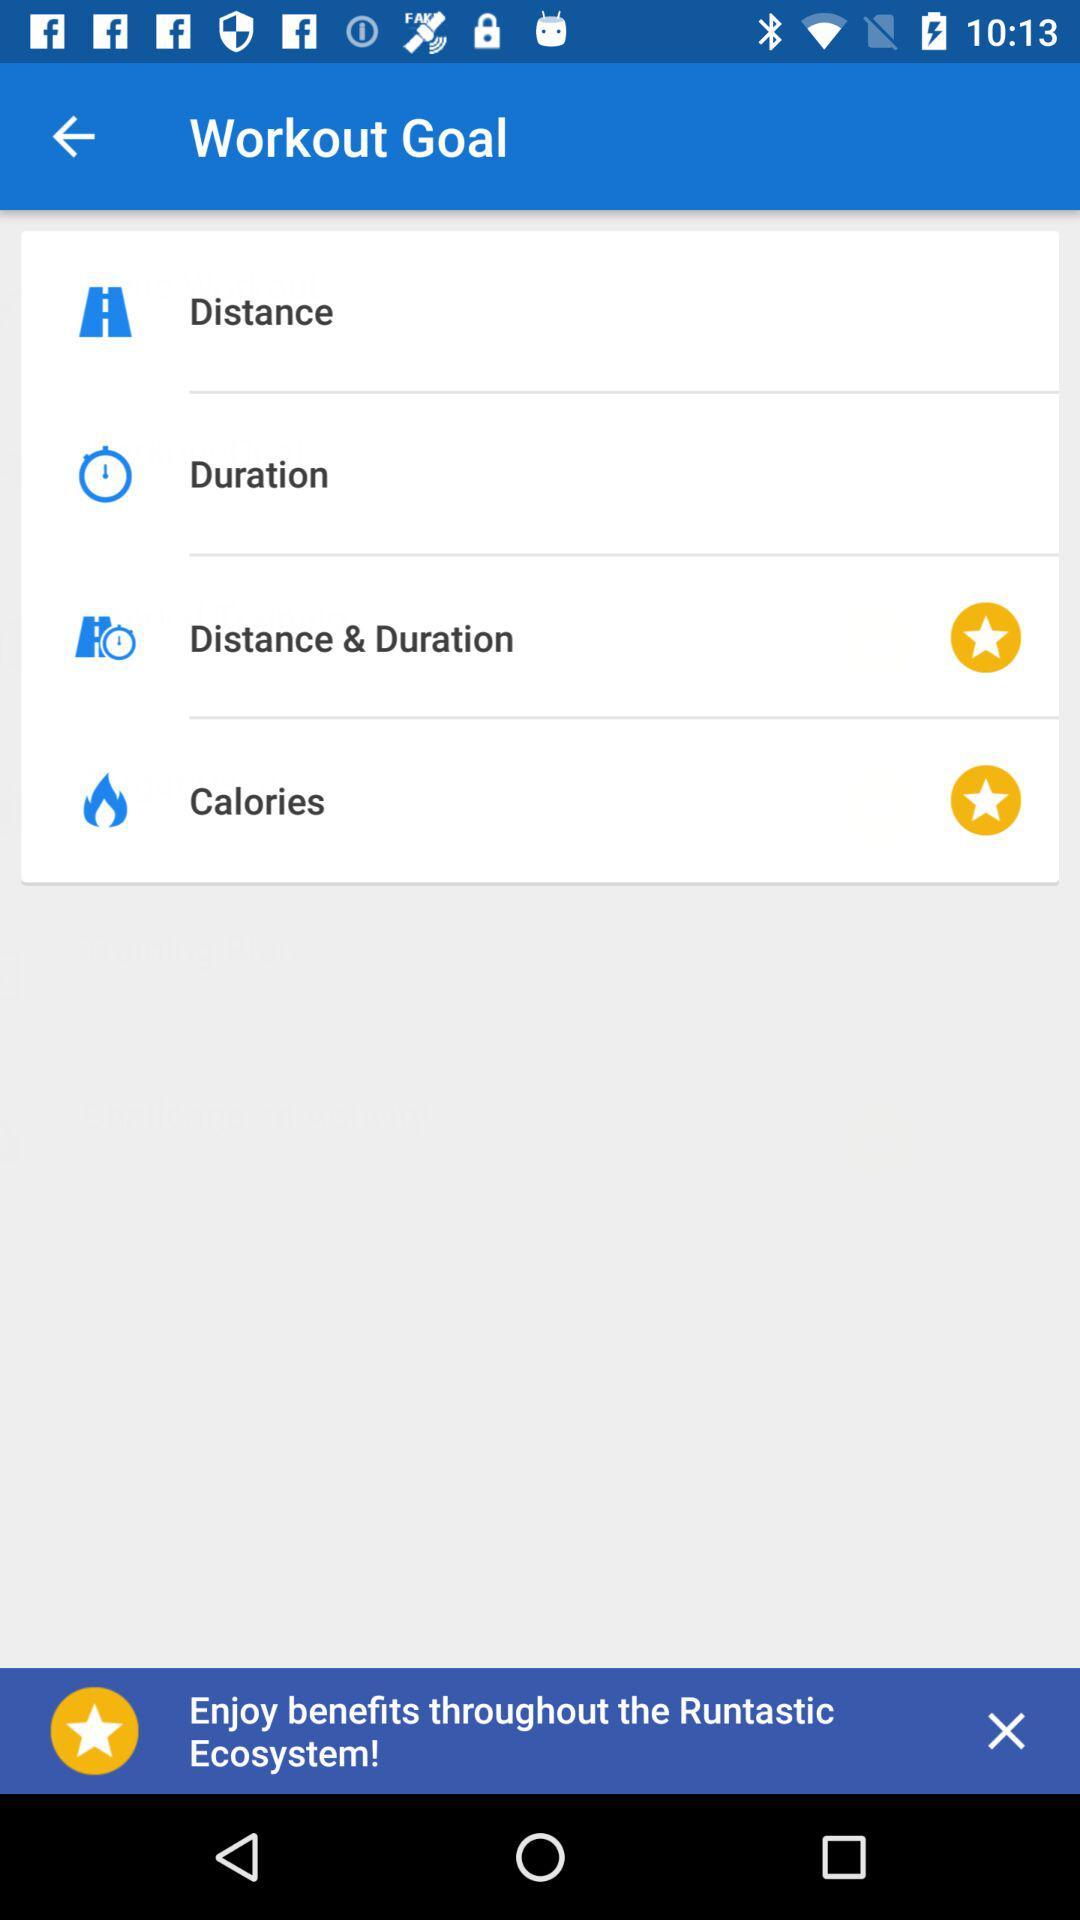 This screenshot has height=1920, width=1080. What do you see at coordinates (1006, 1730) in the screenshot?
I see `the close icon` at bounding box center [1006, 1730].